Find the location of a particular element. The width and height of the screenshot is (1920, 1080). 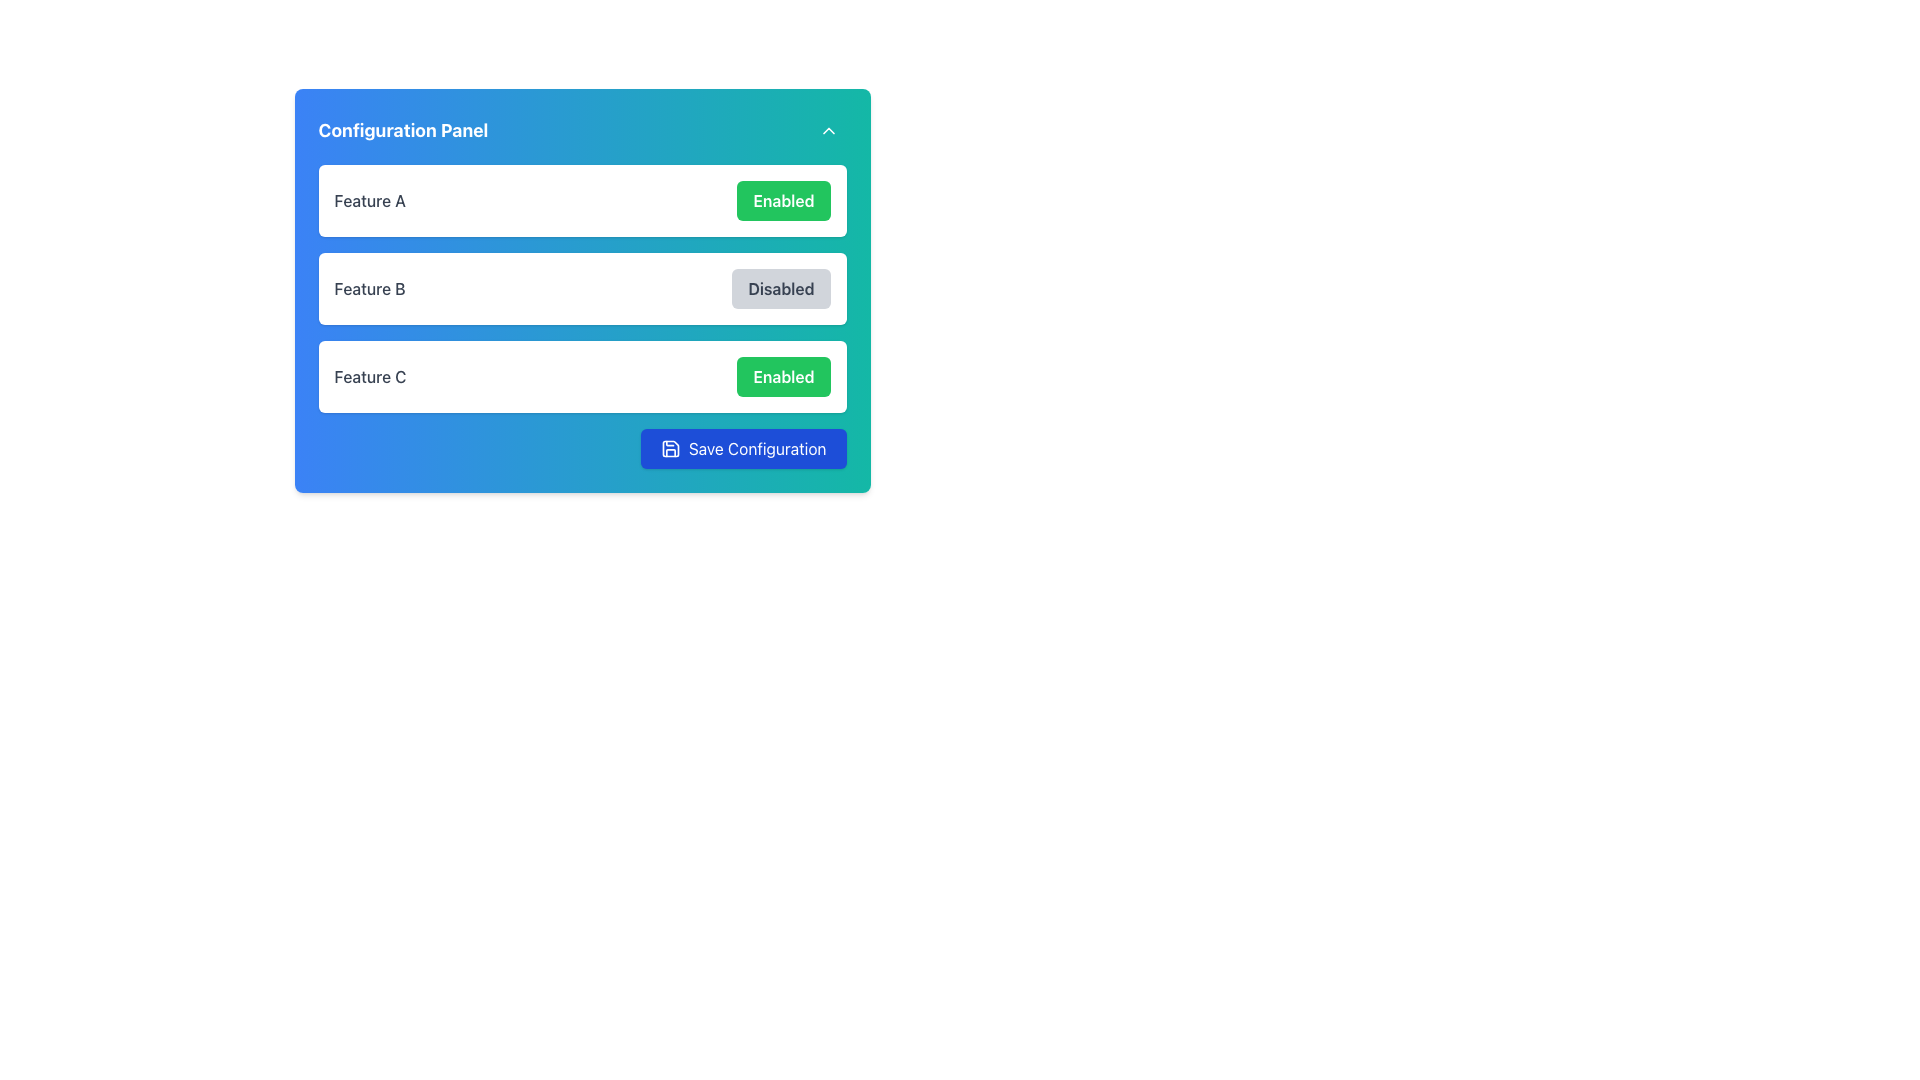

the 'Save Configuration' button, which is styled with a bold white font on a blue background and includes a save icon on its left side, located in the bottom-right corner of the configuration options panel is located at coordinates (756, 447).